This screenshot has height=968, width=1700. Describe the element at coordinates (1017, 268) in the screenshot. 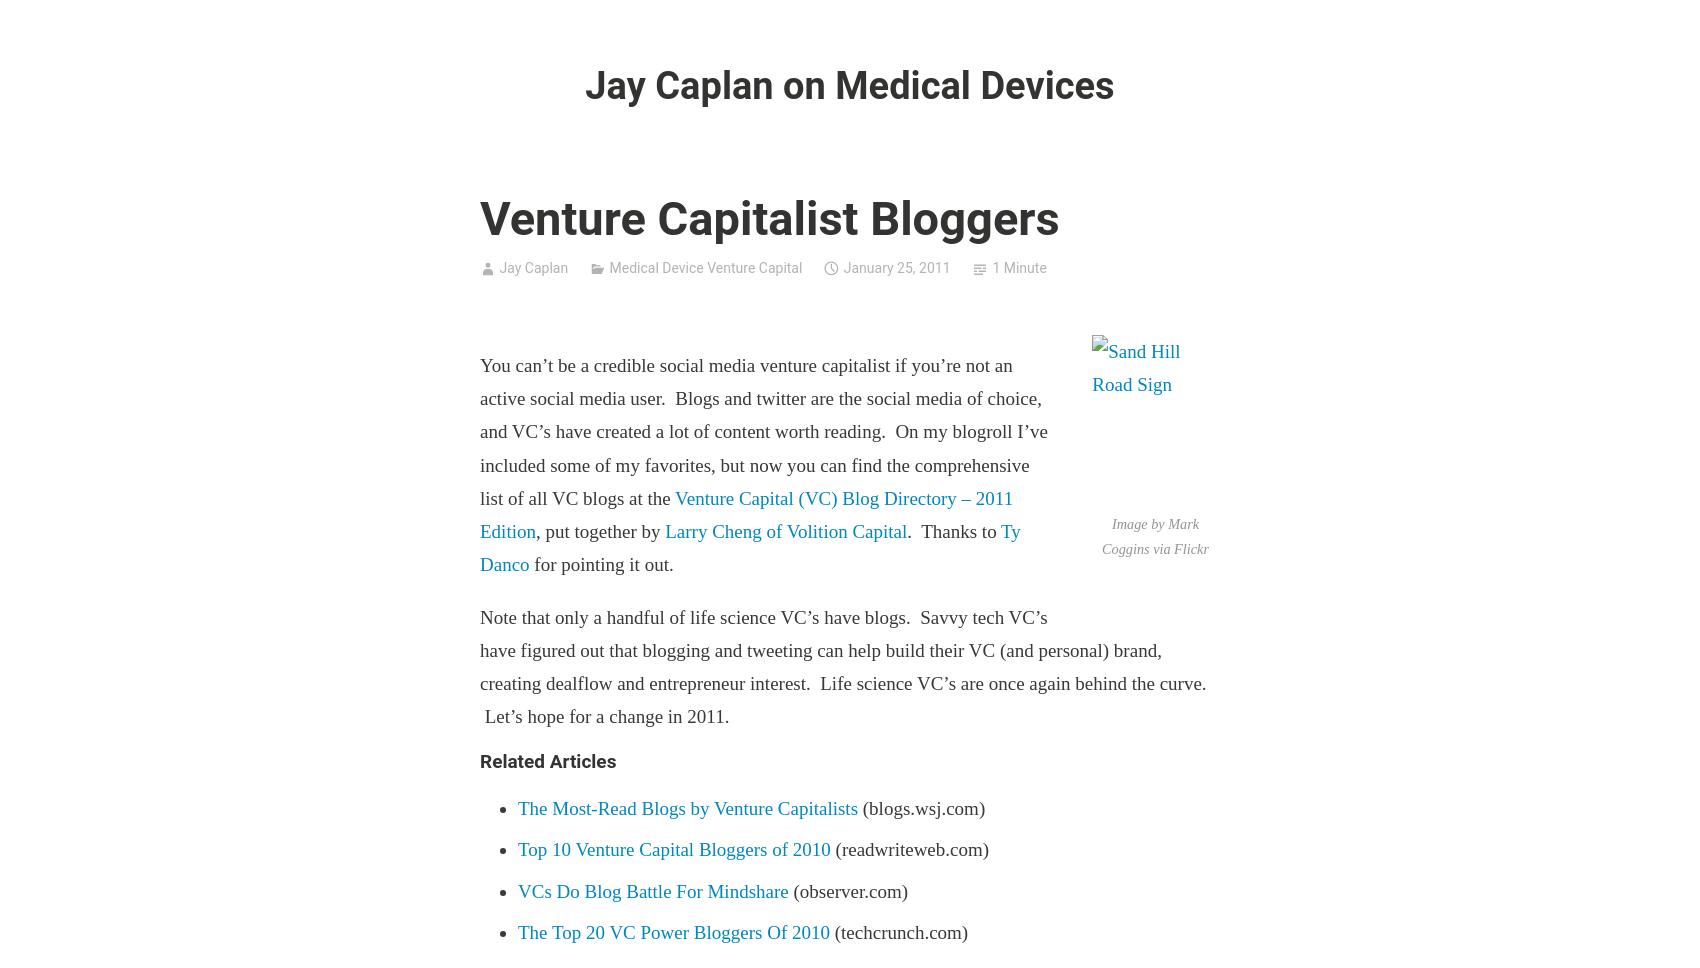

I see `'1 Minute'` at that location.